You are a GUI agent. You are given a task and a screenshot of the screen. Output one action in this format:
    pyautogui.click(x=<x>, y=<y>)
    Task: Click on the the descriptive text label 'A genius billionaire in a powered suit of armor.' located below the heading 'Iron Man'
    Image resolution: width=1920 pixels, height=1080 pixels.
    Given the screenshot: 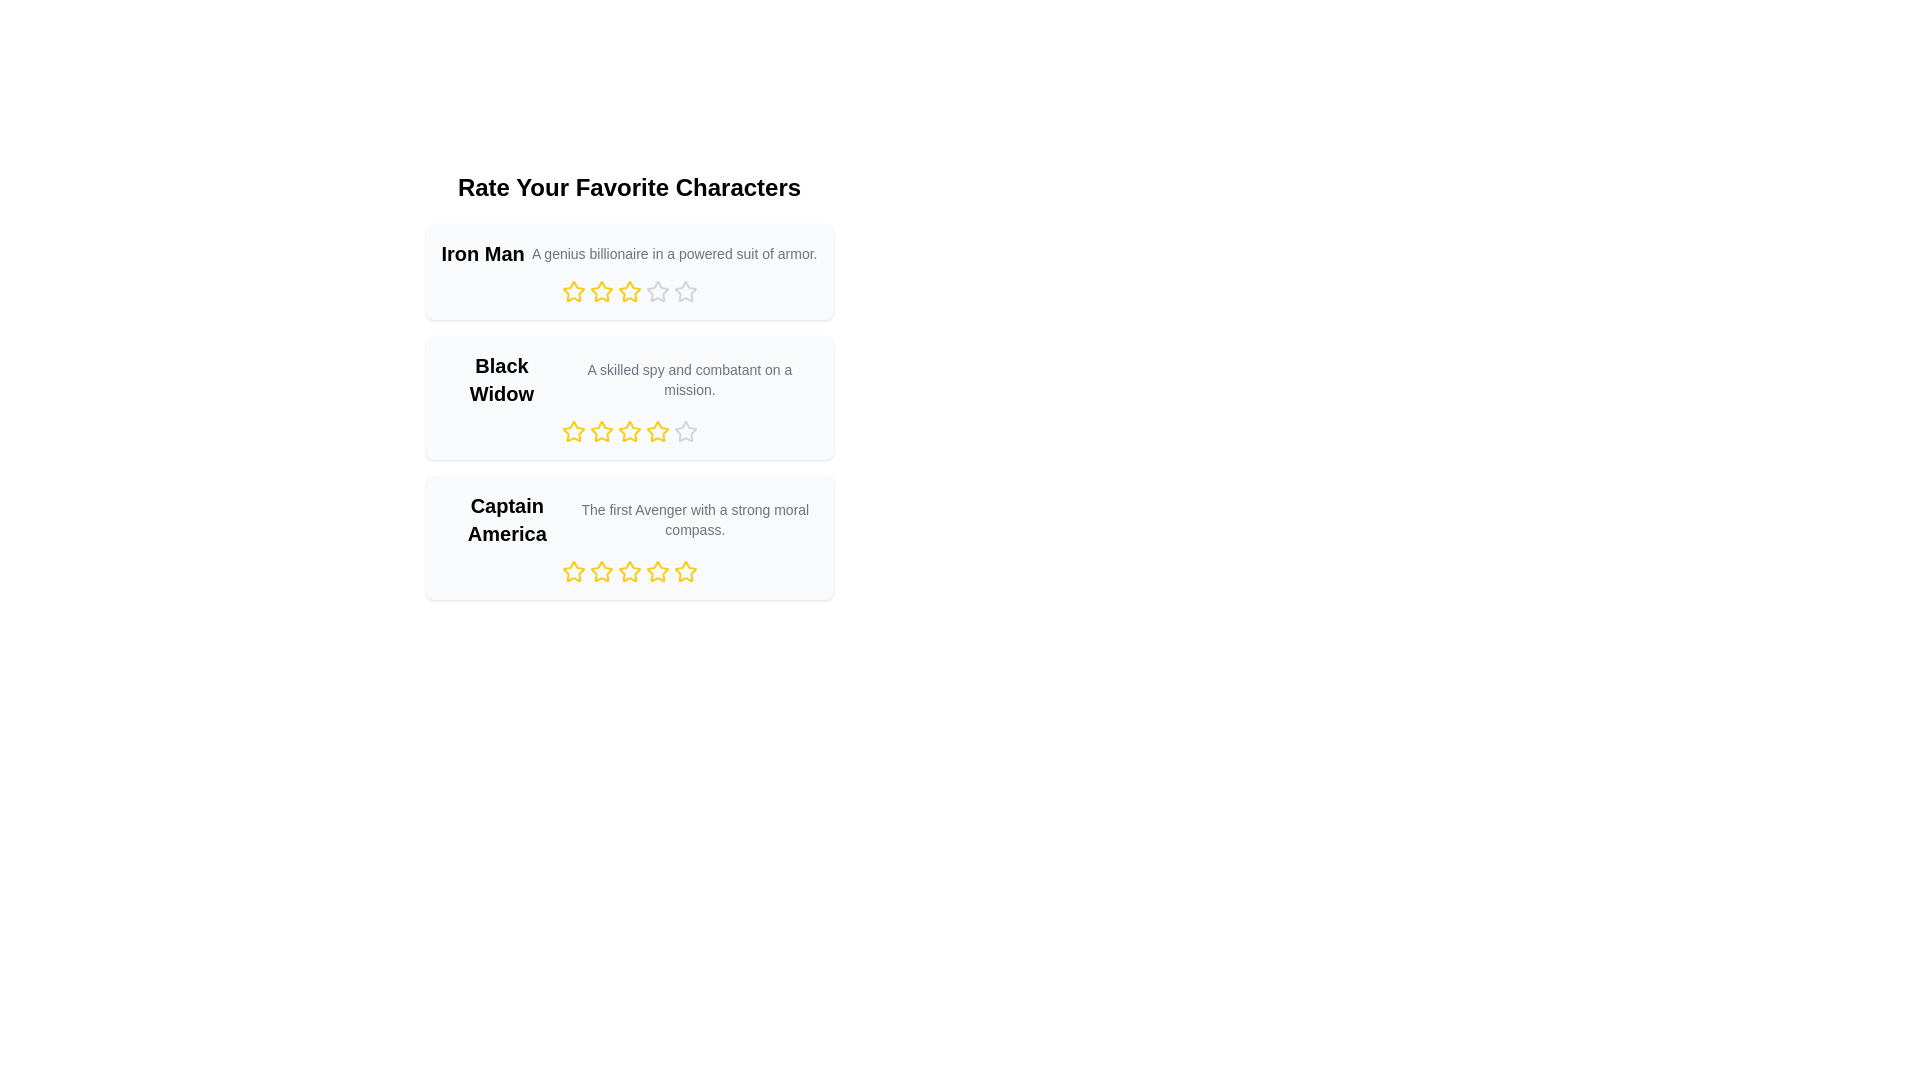 What is the action you would take?
    pyautogui.click(x=674, y=253)
    